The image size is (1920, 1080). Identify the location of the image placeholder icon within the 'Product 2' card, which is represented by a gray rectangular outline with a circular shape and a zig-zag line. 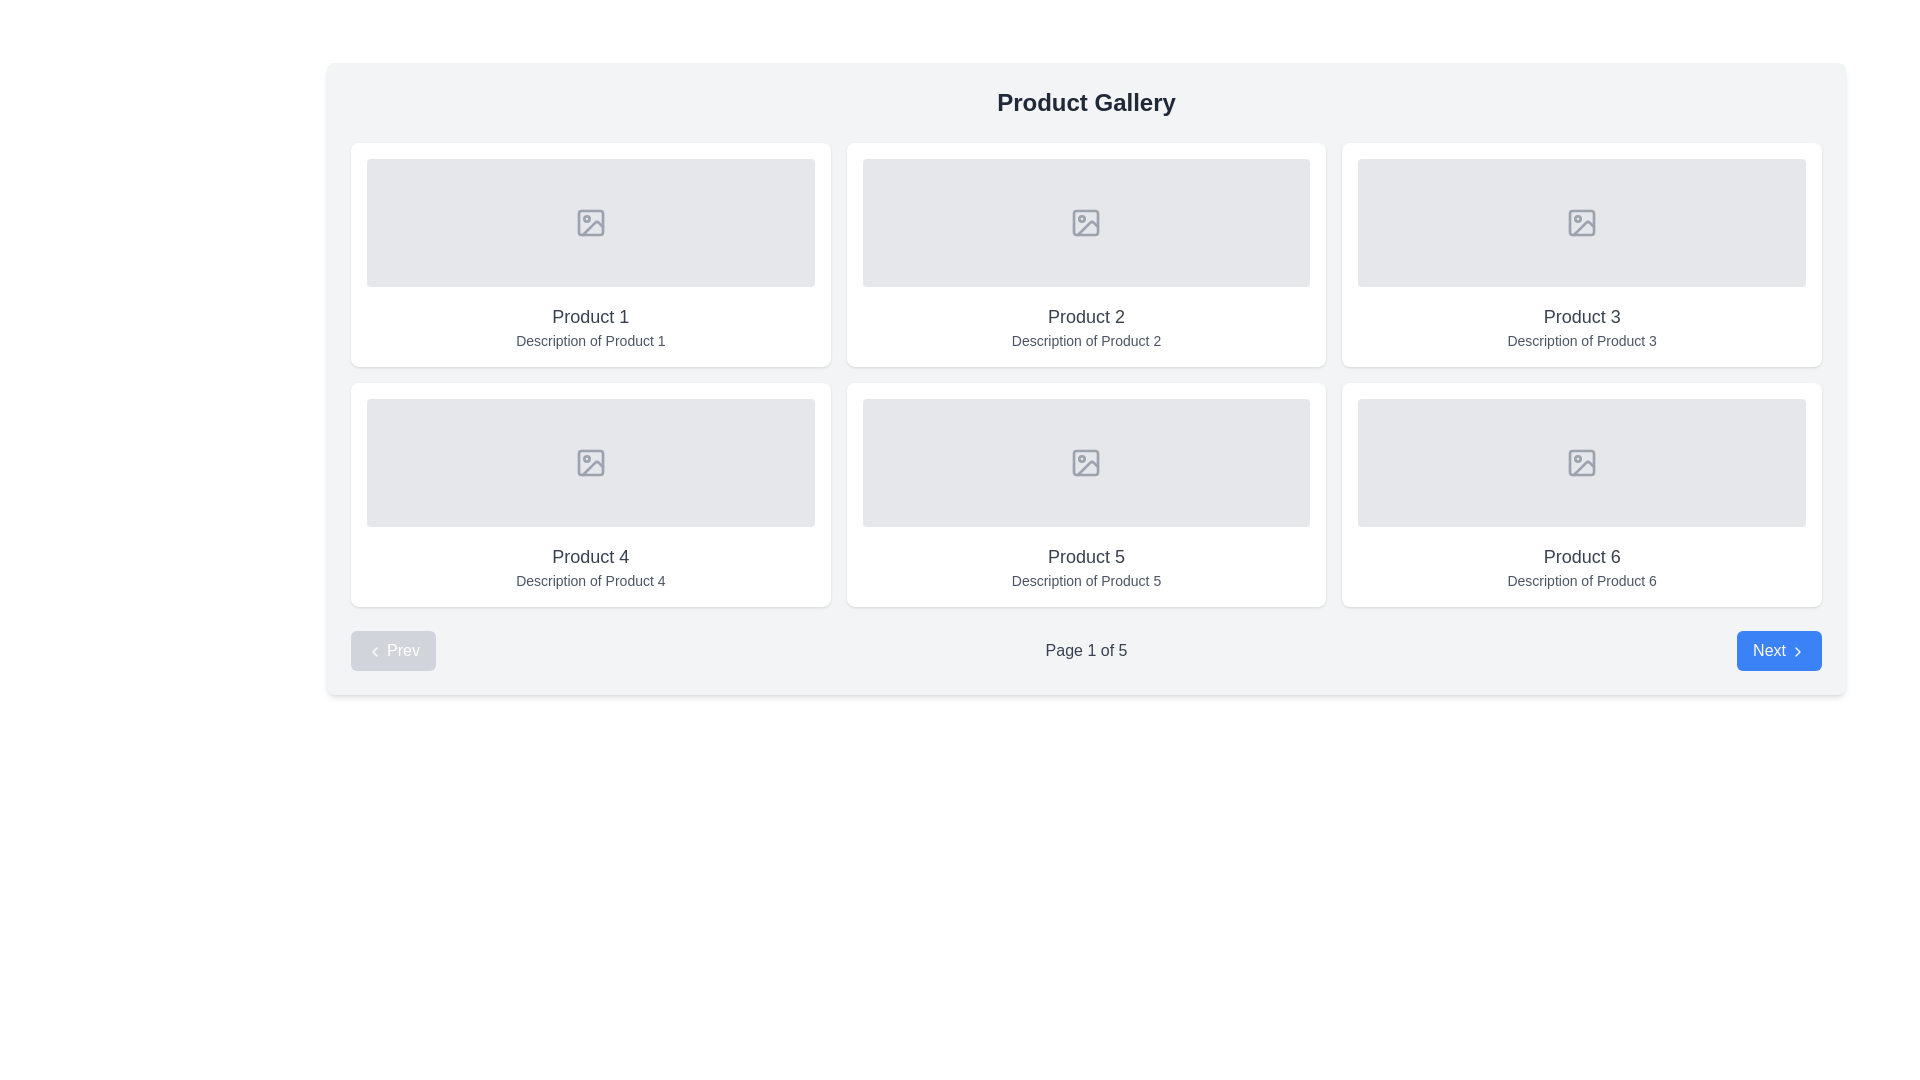
(1085, 223).